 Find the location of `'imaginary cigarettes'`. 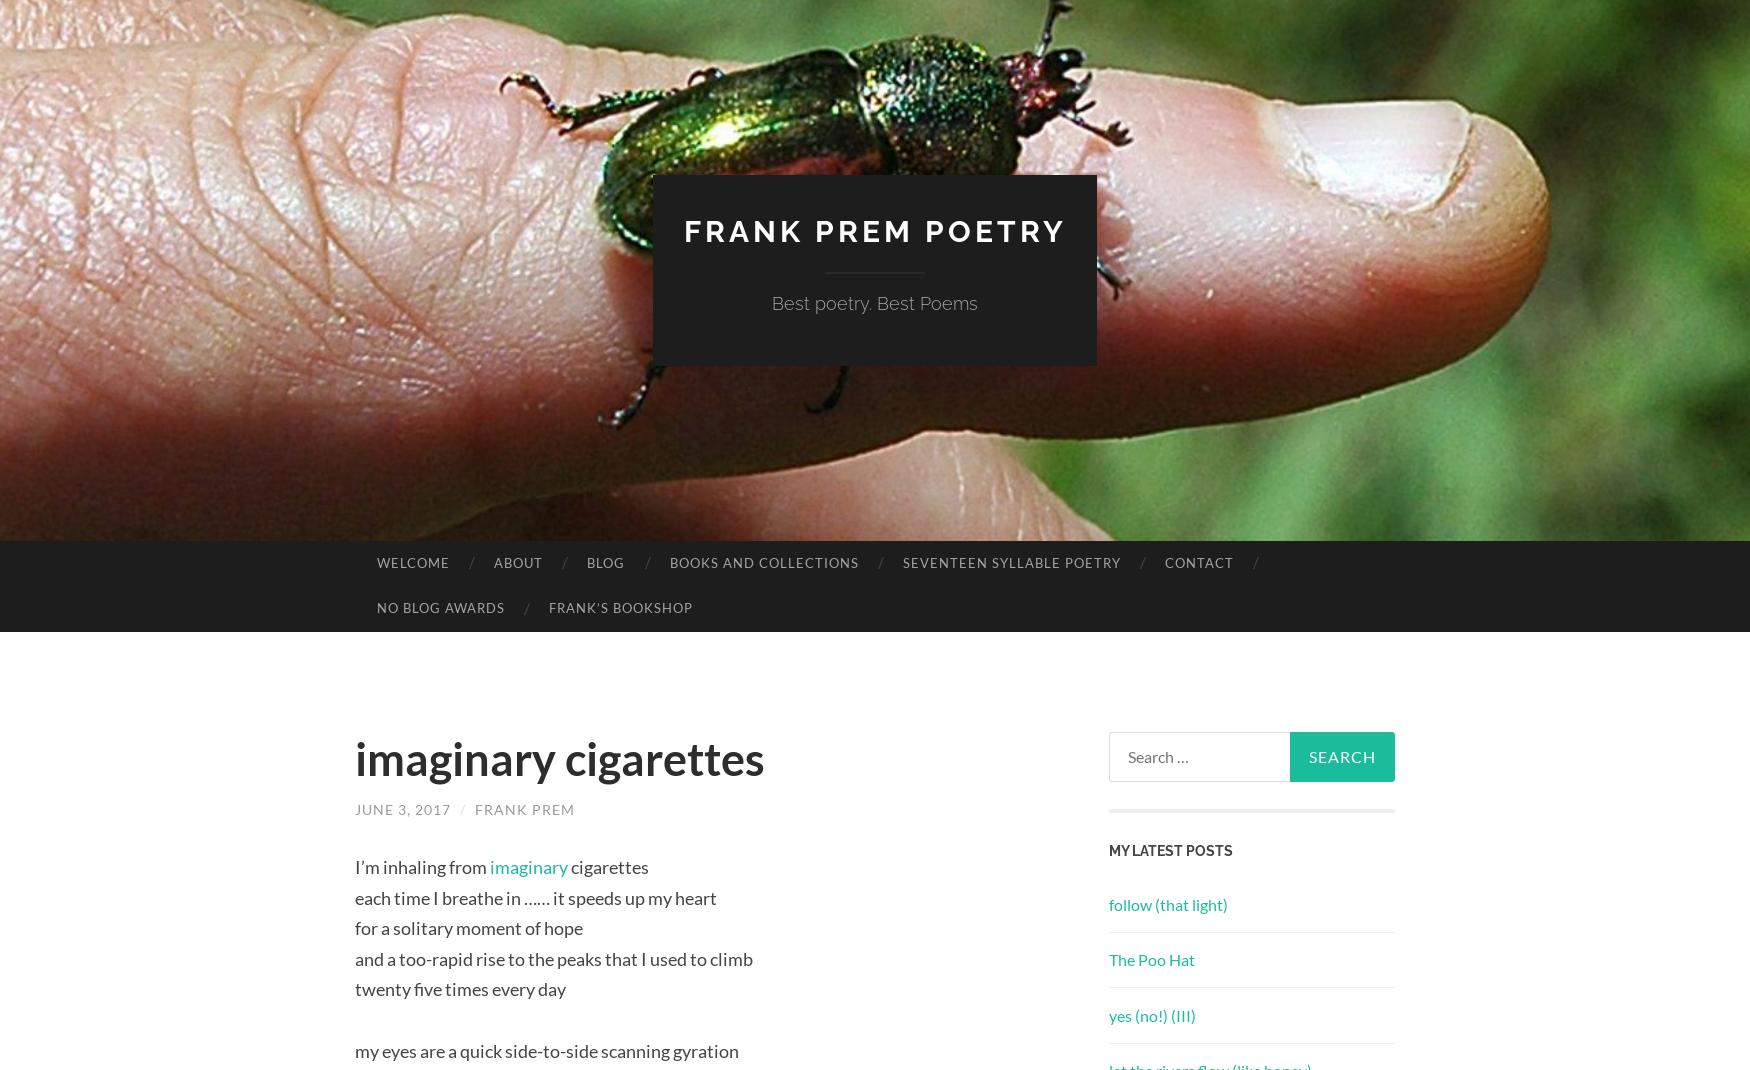

'imaginary cigarettes' is located at coordinates (559, 756).